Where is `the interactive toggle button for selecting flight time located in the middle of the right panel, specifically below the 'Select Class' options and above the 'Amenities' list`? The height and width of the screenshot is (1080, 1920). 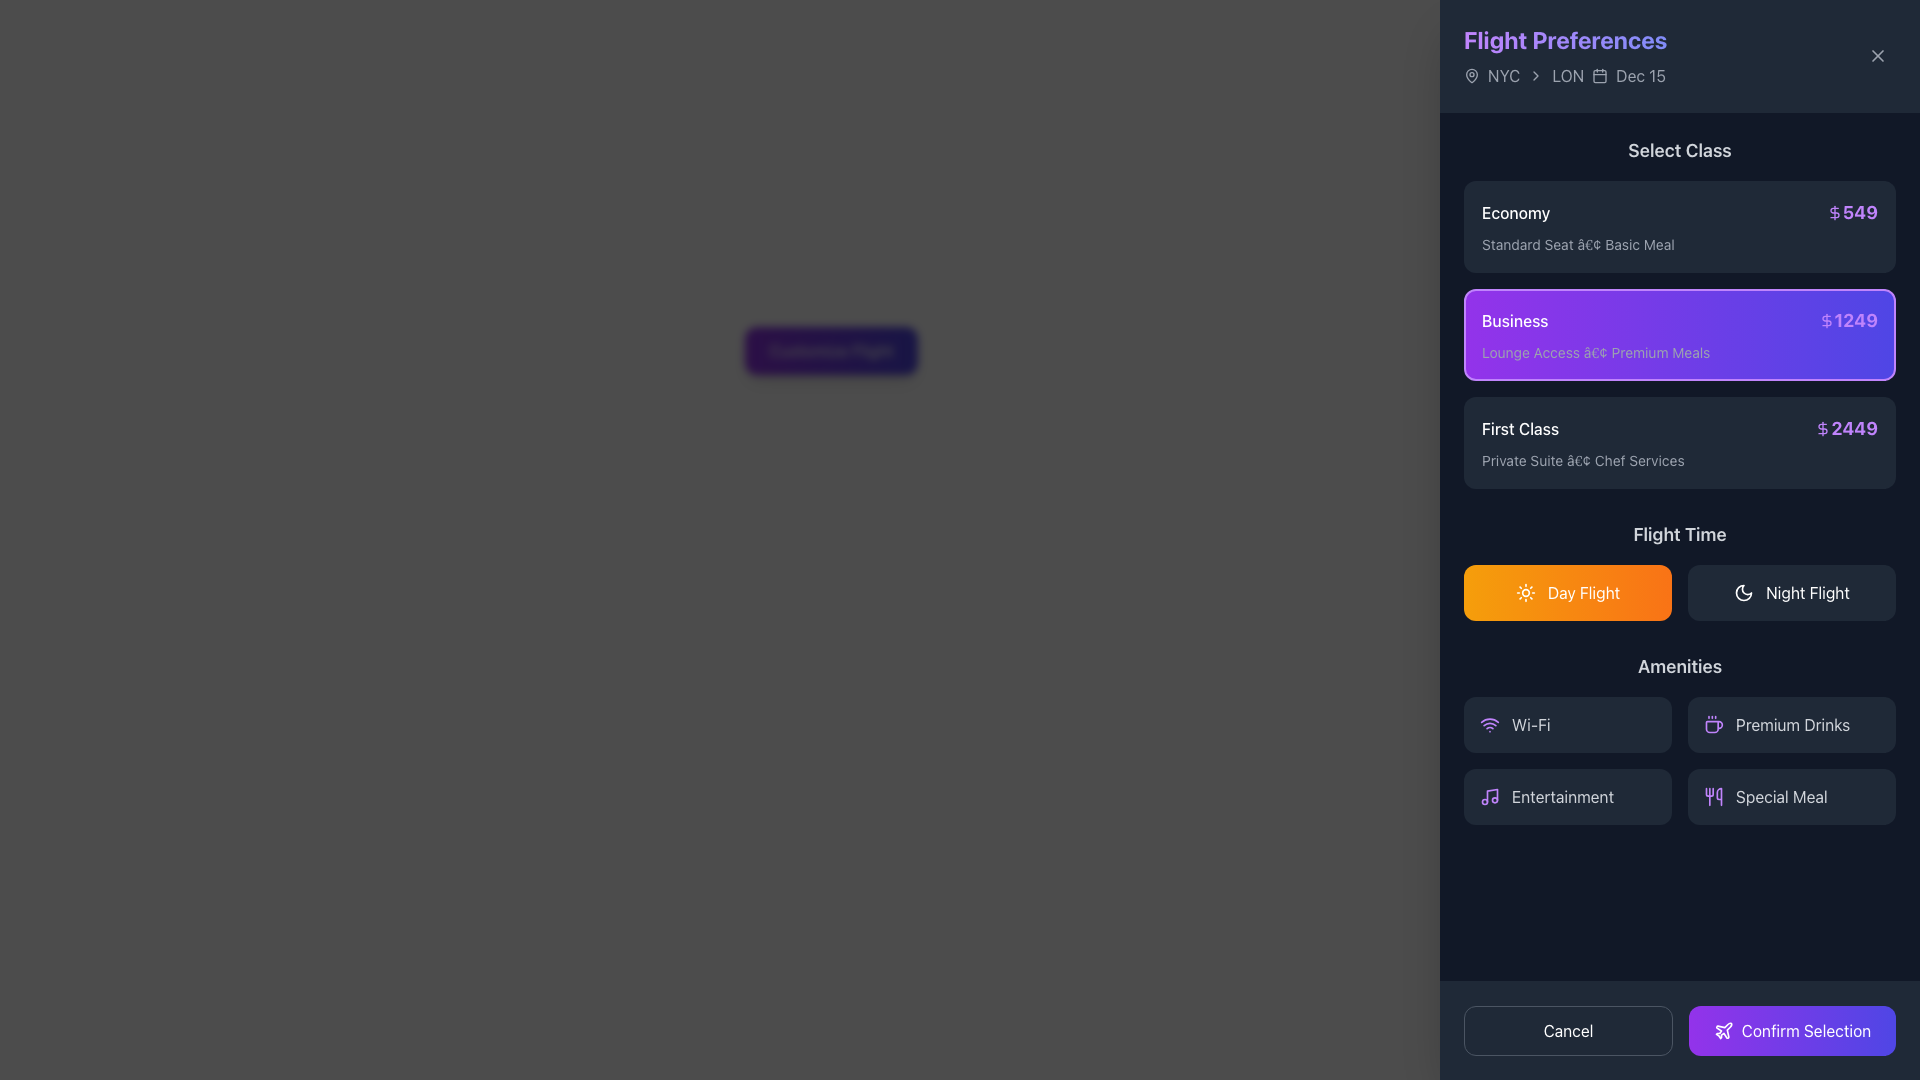
the interactive toggle button for selecting flight time located in the middle of the right panel, specifically below the 'Select Class' options and above the 'Amenities' list is located at coordinates (1680, 570).